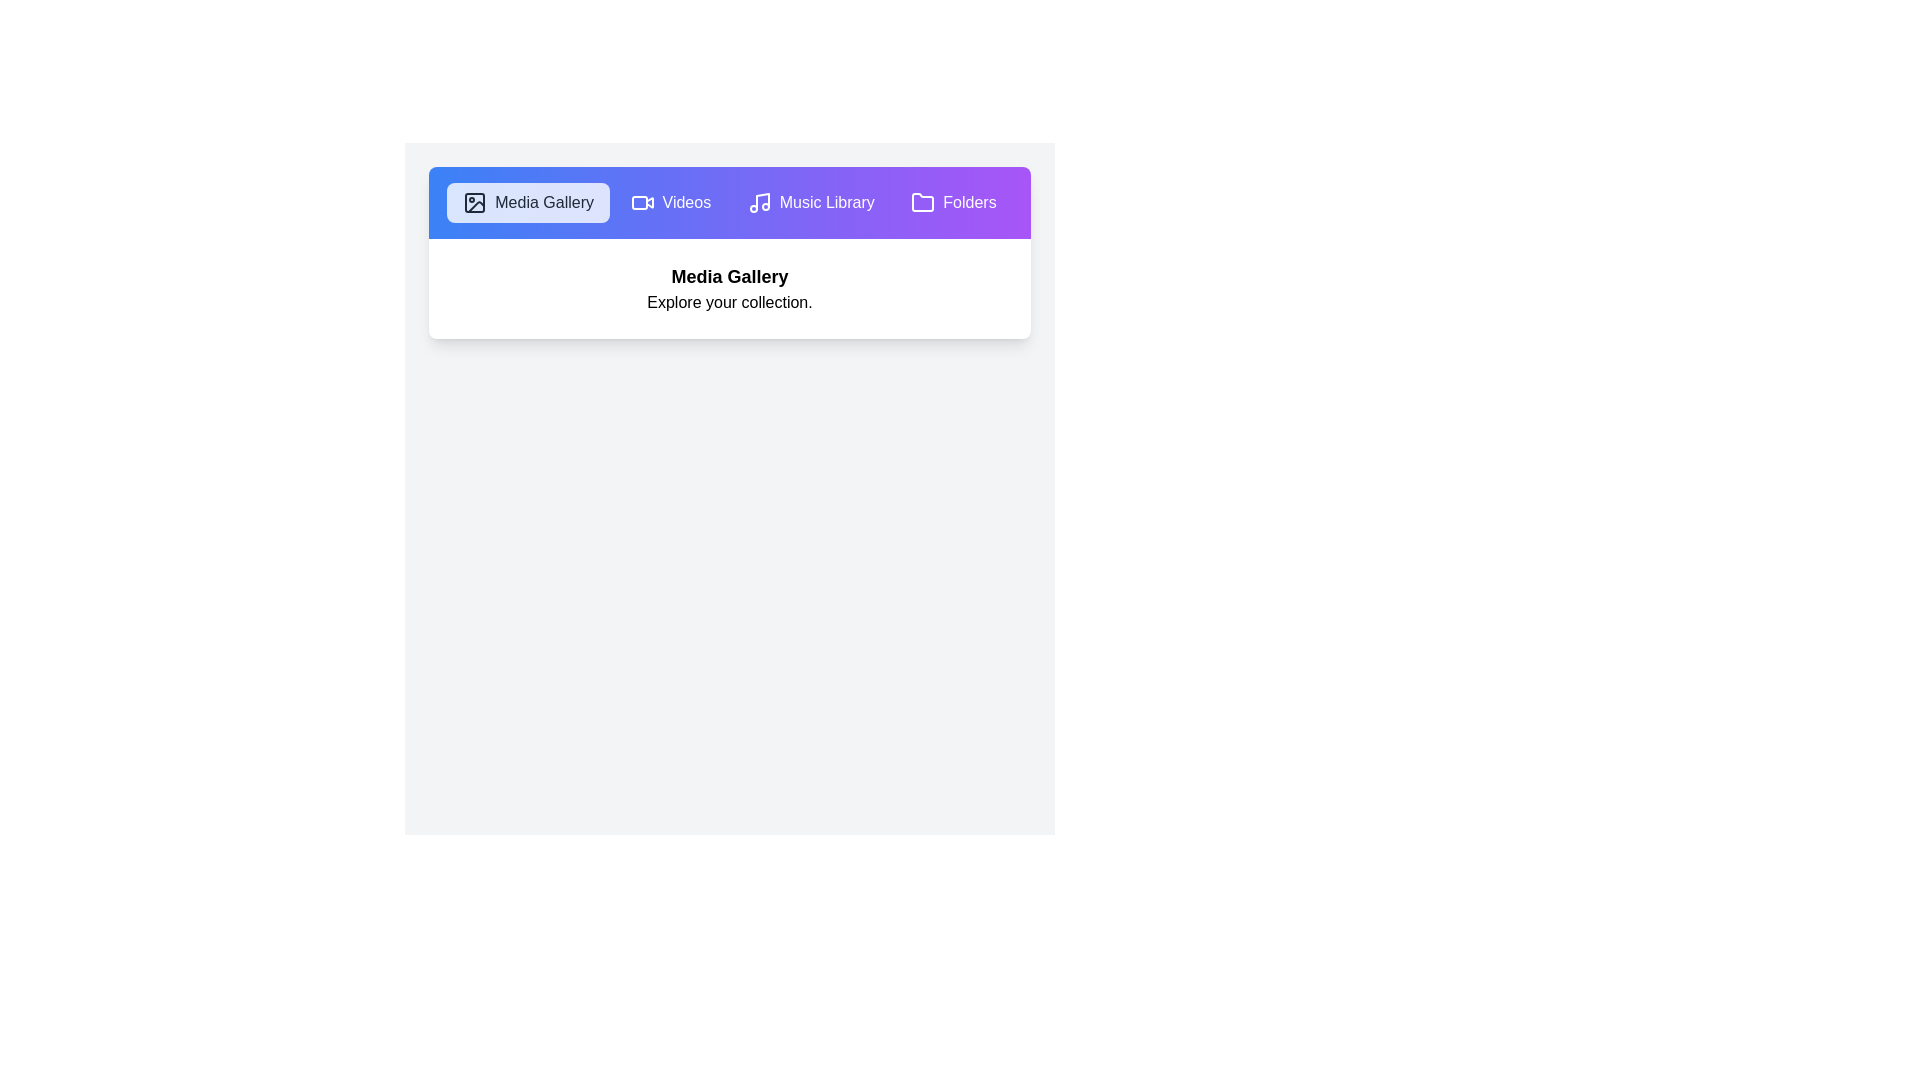  What do you see at coordinates (921, 201) in the screenshot?
I see `the 'Folders' icon in the navigation menu` at bounding box center [921, 201].